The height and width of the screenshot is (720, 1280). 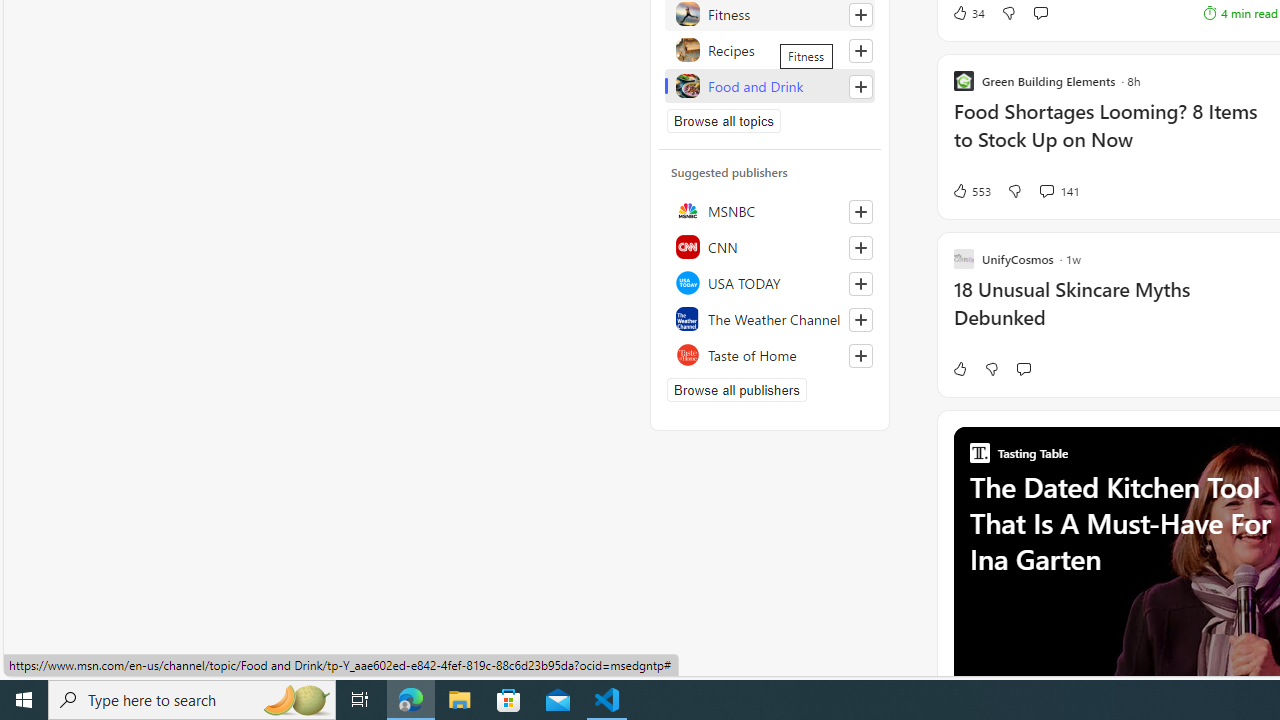 I want to click on 'Follow this topic', so click(x=860, y=85).